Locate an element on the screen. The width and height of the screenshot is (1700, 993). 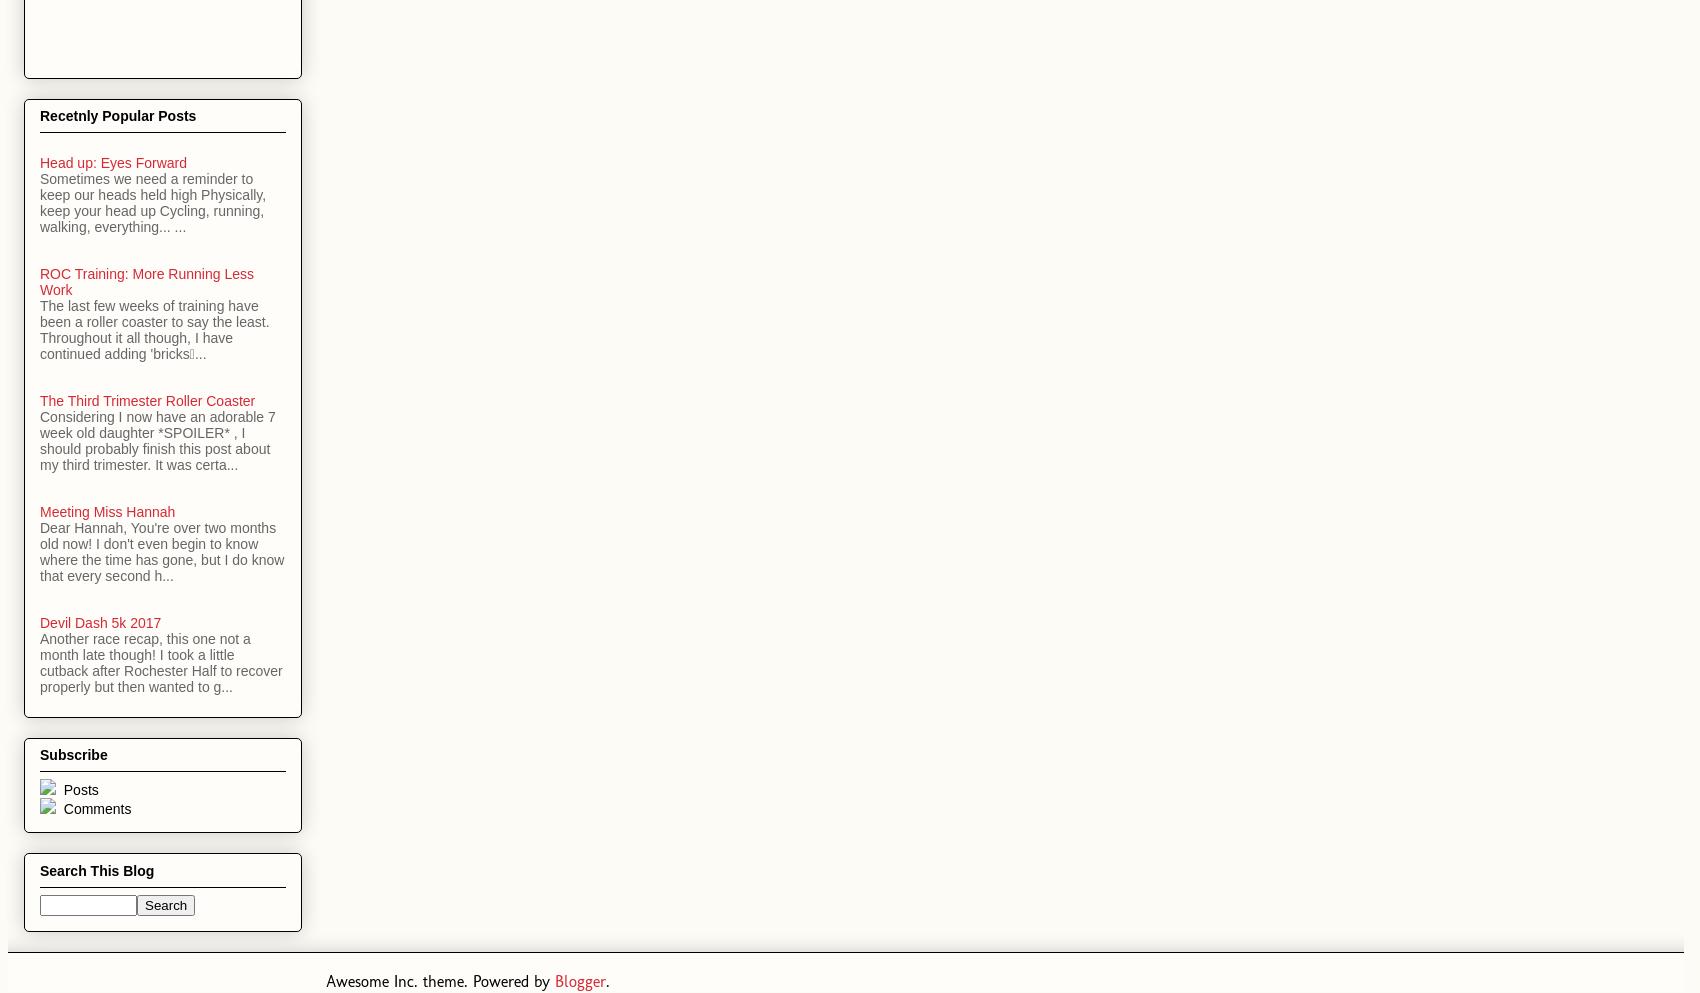
'Meeting Miss Hannah' is located at coordinates (106, 511).